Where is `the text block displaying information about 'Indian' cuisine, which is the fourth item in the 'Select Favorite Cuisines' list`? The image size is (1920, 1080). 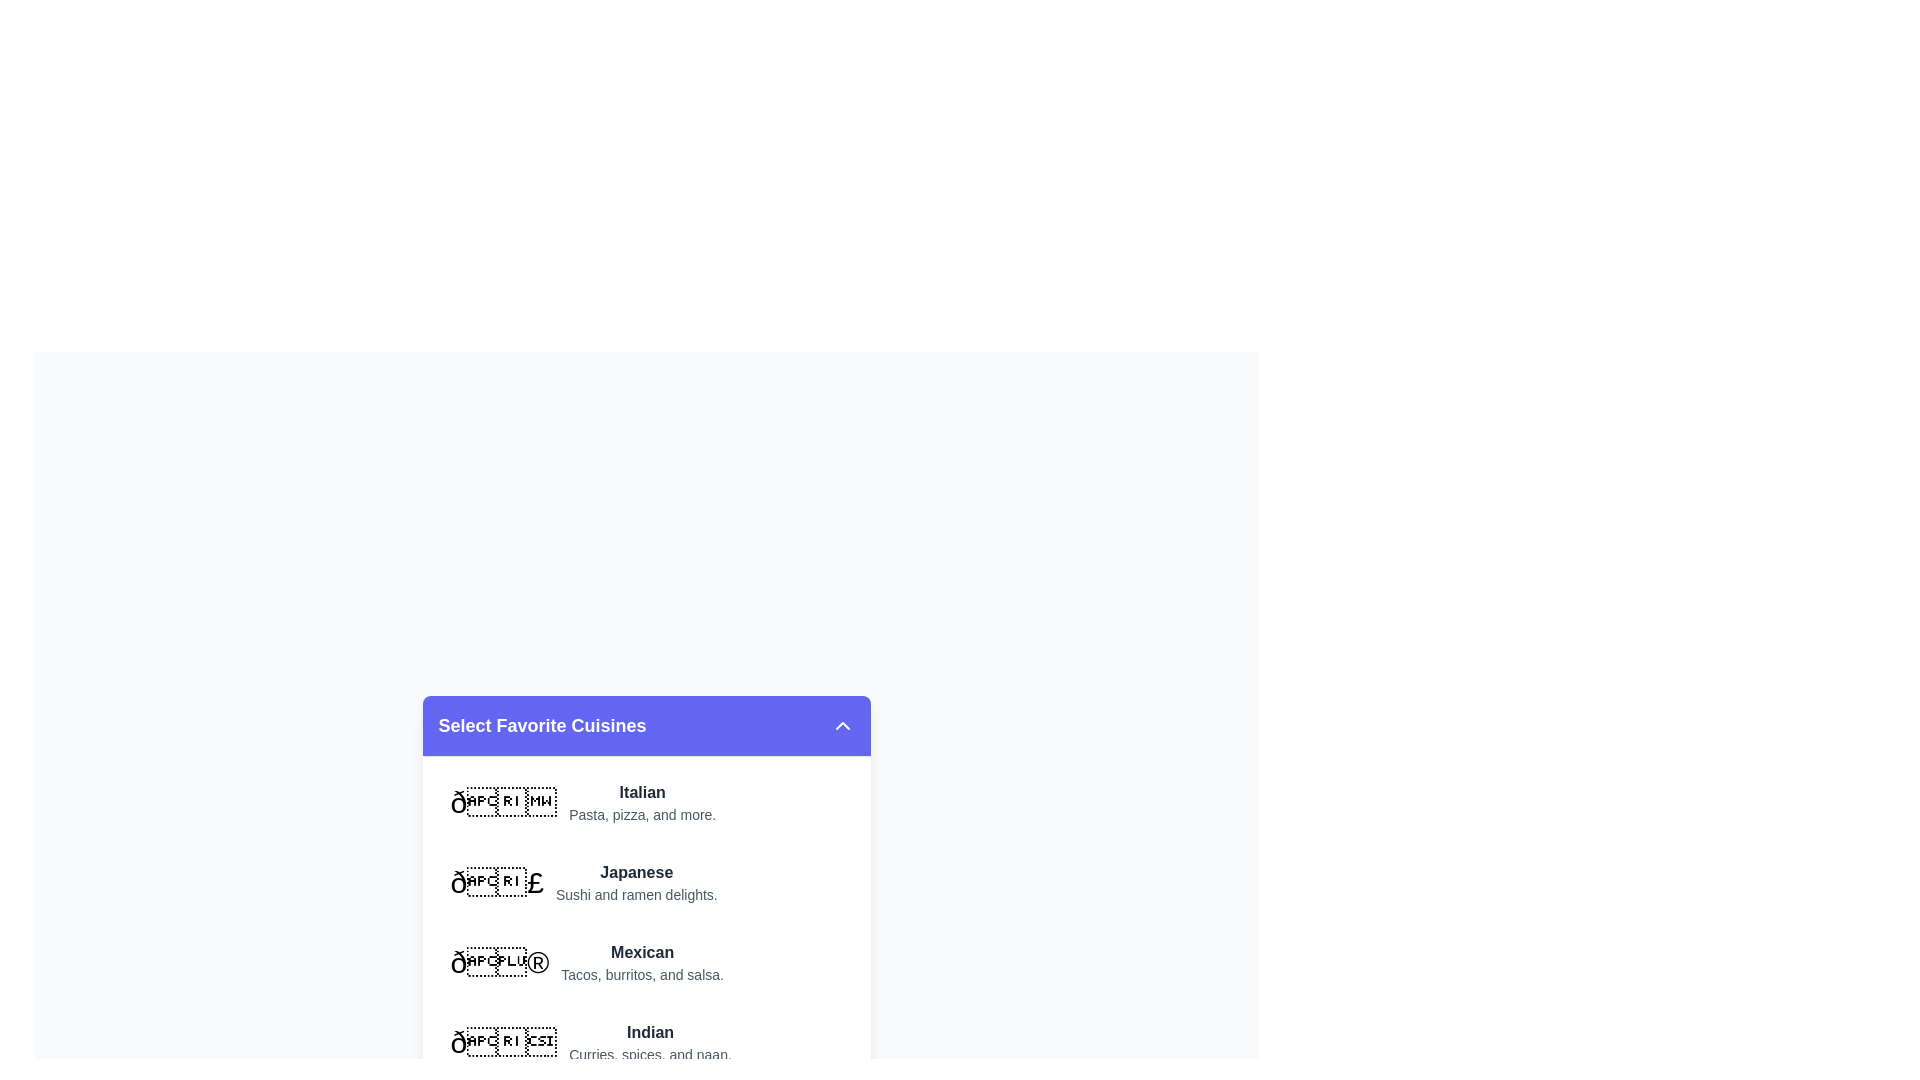 the text block displaying information about 'Indian' cuisine, which is the fourth item in the 'Select Favorite Cuisines' list is located at coordinates (650, 1041).